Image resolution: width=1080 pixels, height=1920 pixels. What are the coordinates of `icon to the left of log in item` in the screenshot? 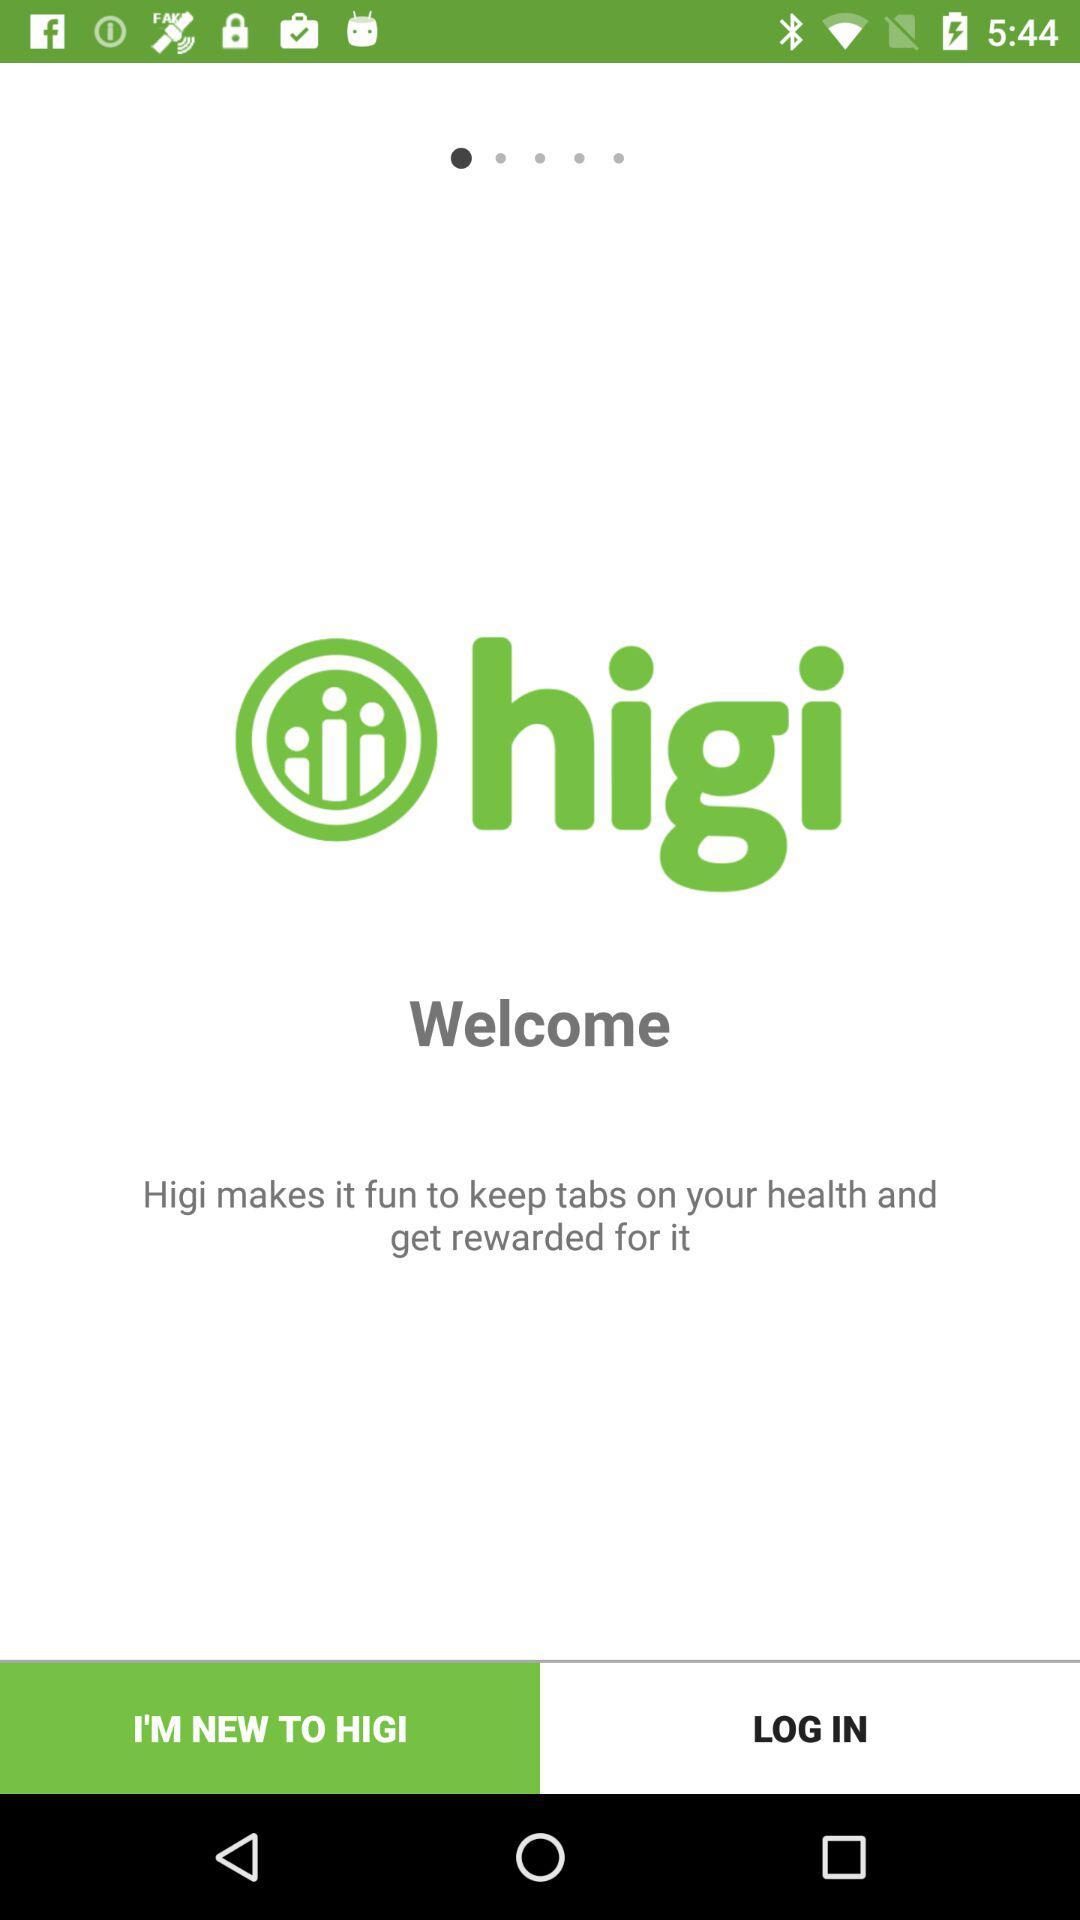 It's located at (270, 1727).